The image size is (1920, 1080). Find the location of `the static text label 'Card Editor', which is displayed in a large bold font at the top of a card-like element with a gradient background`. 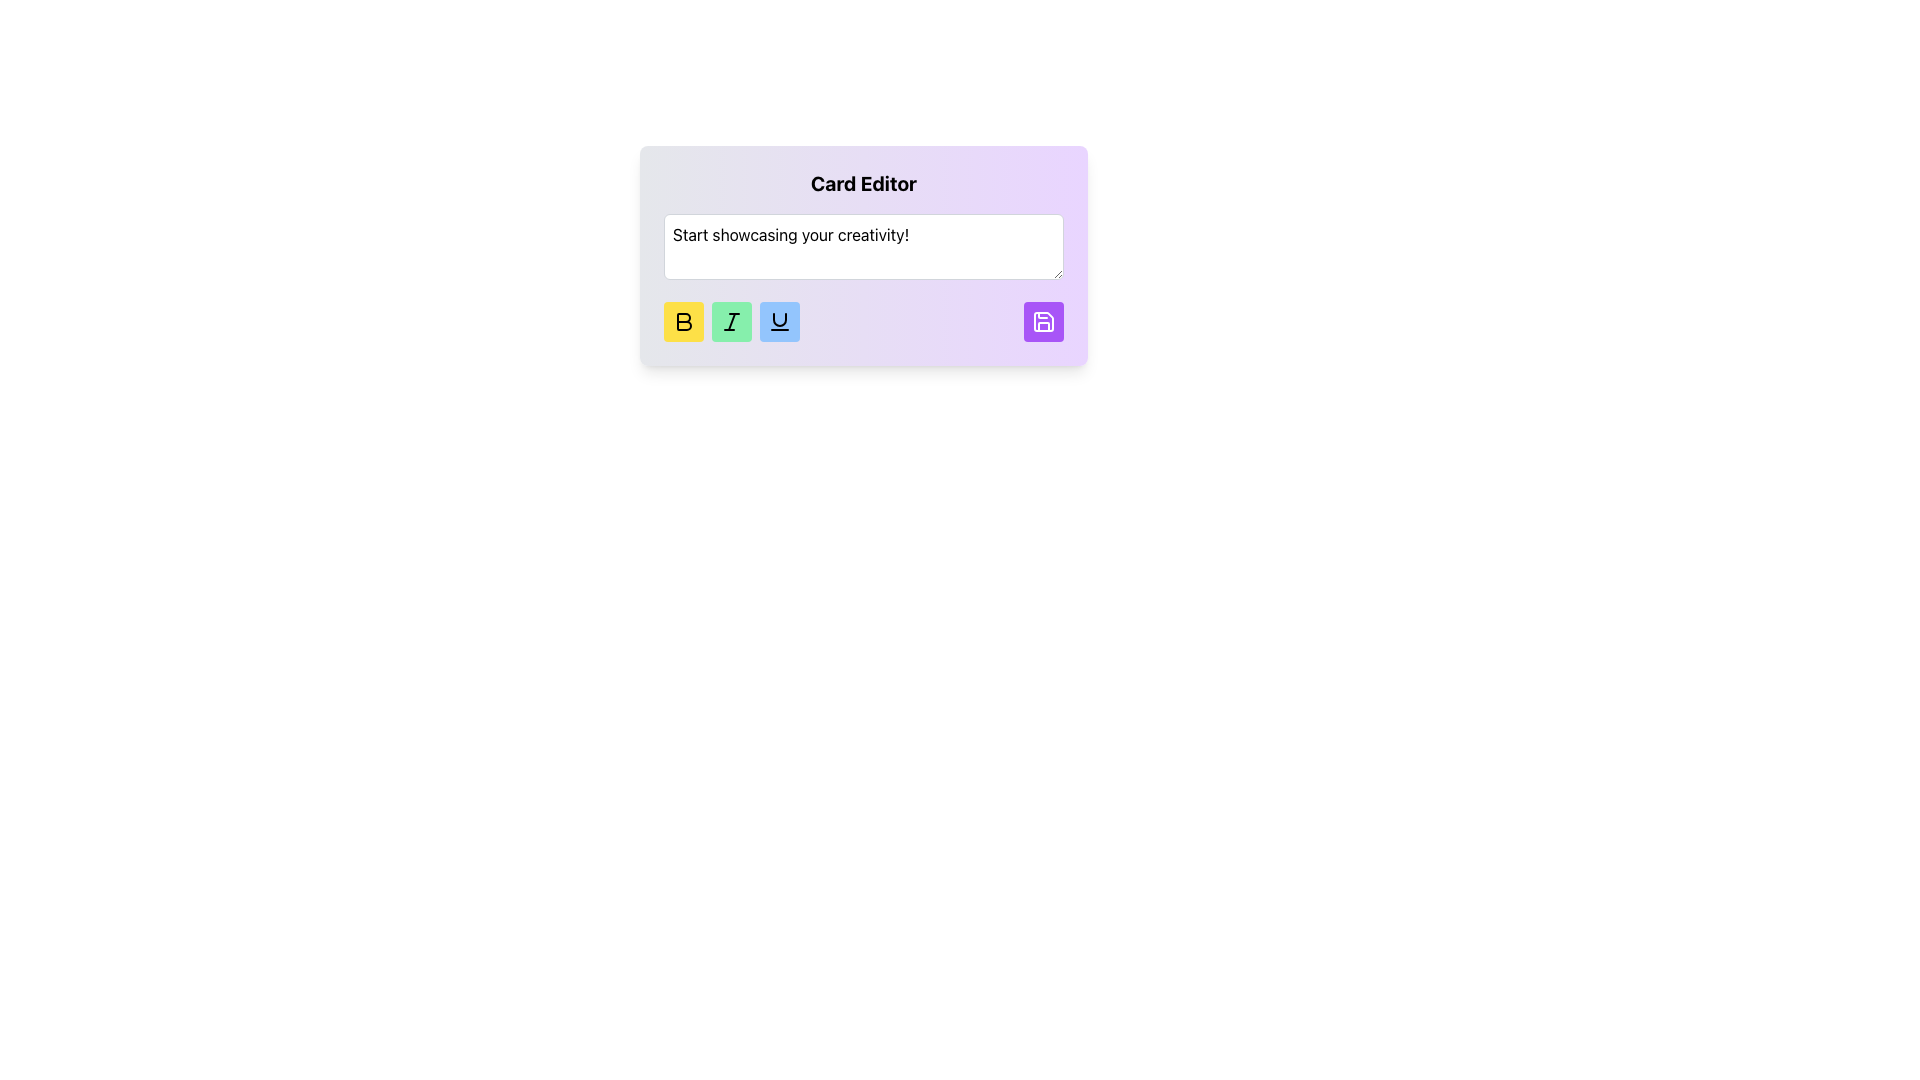

the static text label 'Card Editor', which is displayed in a large bold font at the top of a card-like element with a gradient background is located at coordinates (864, 184).